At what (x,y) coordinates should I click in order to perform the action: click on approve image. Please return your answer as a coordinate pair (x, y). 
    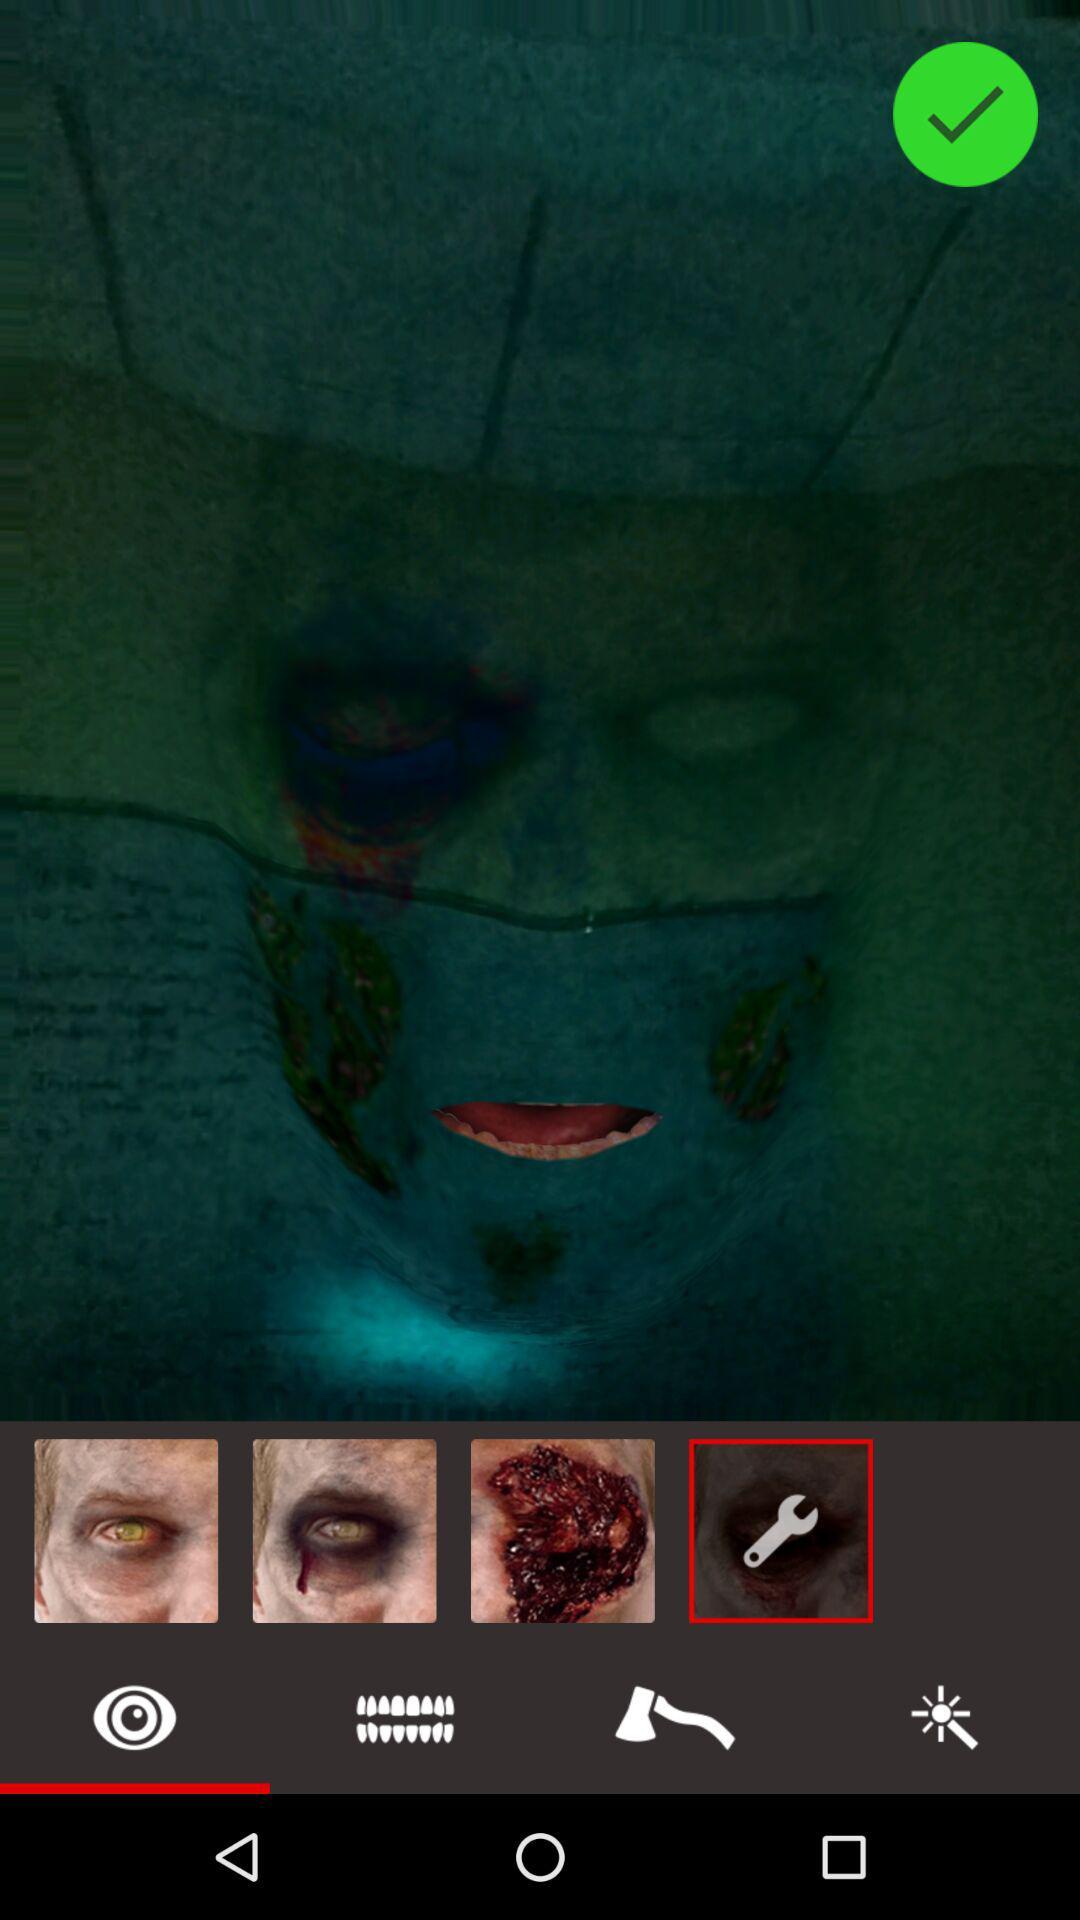
    Looking at the image, I should click on (964, 113).